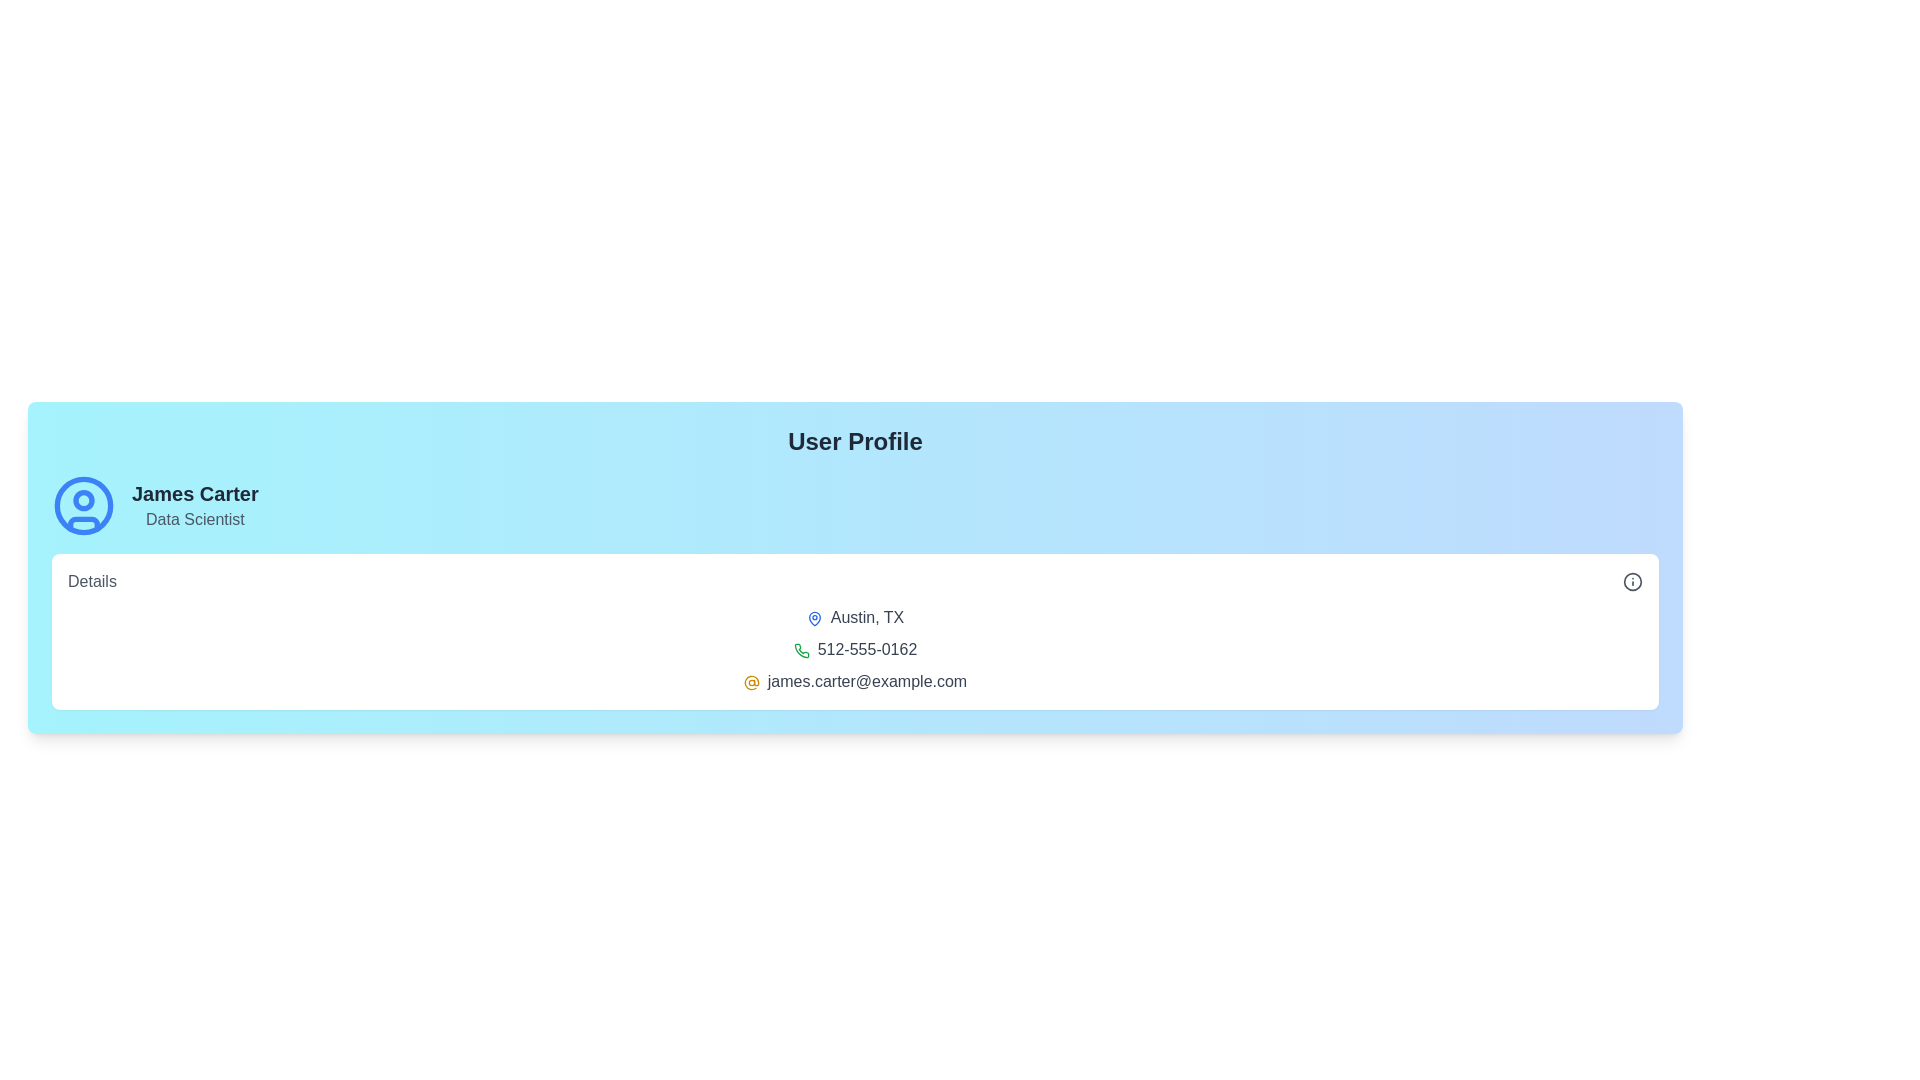 This screenshot has width=1920, height=1080. What do you see at coordinates (814, 617) in the screenshot?
I see `the location icon in the 'Details' section, which is positioned to the left of the text 'Austin, TX'` at bounding box center [814, 617].